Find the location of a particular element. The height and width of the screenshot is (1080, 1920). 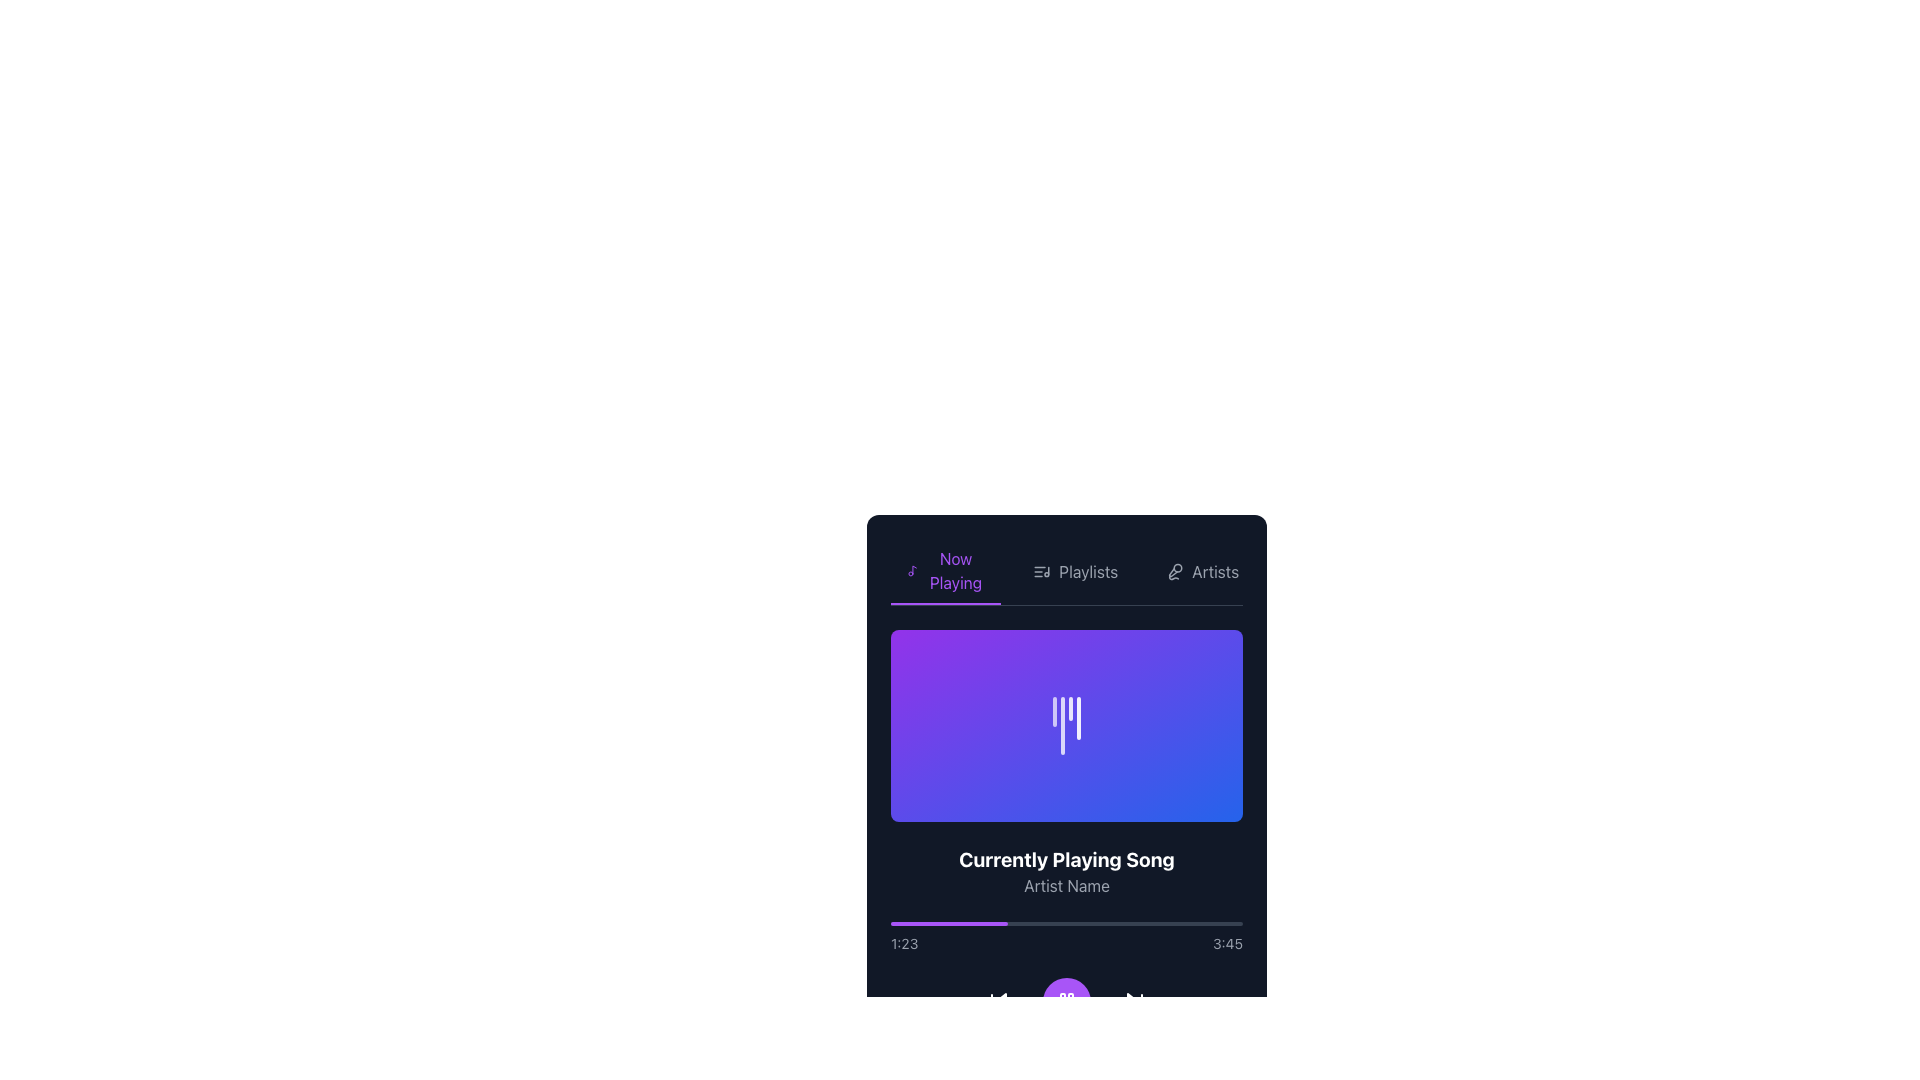

the button that navigates to the artist-related information is located at coordinates (1201, 571).